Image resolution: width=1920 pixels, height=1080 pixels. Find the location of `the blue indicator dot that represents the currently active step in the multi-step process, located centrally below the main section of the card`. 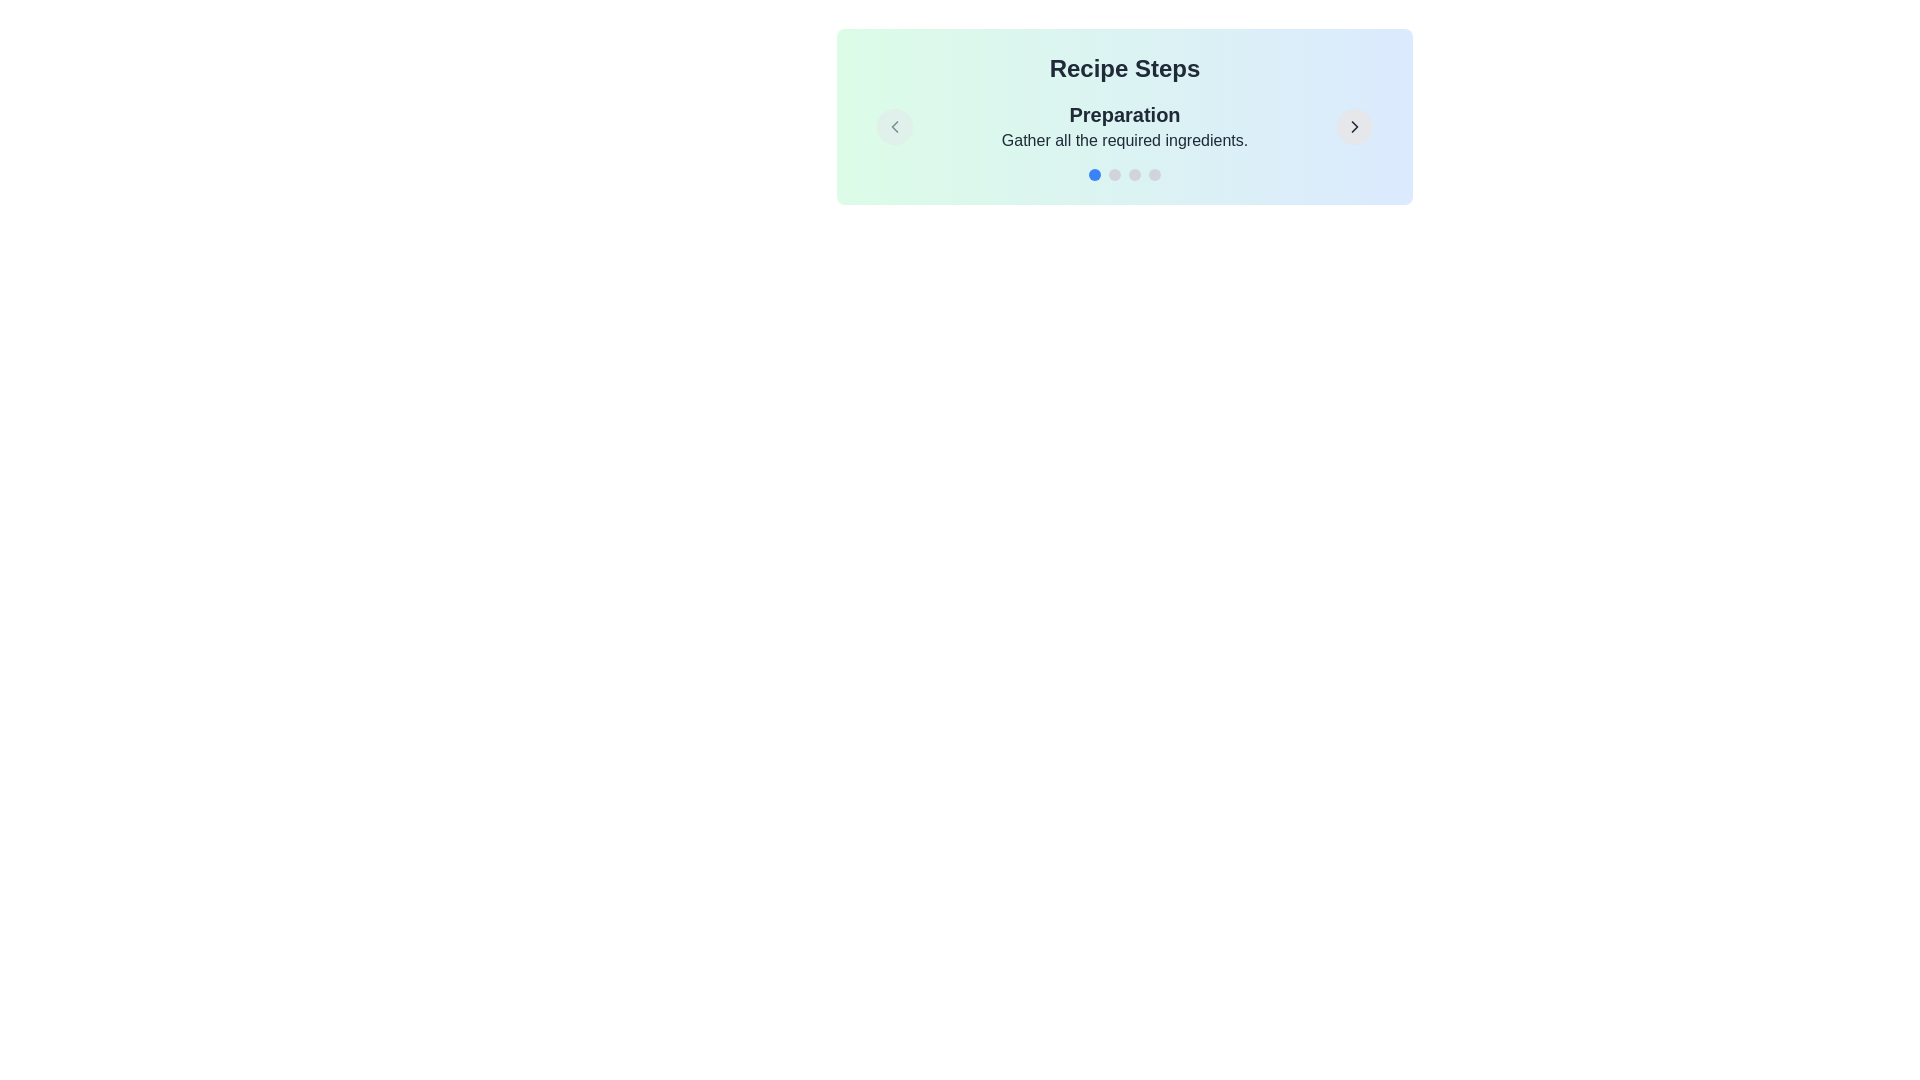

the blue indicator dot that represents the currently active step in the multi-step process, located centrally below the main section of the card is located at coordinates (1093, 173).